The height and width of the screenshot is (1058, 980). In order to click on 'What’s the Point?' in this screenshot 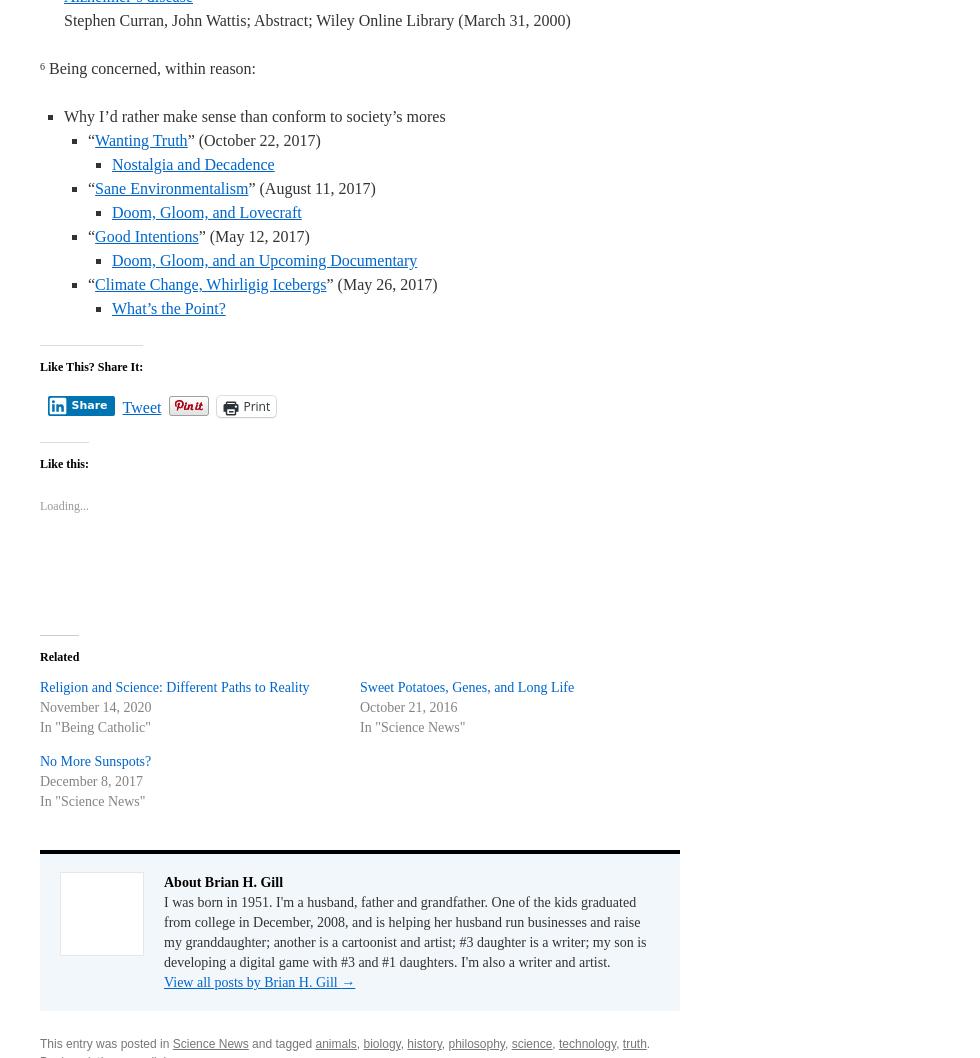, I will do `click(168, 307)`.